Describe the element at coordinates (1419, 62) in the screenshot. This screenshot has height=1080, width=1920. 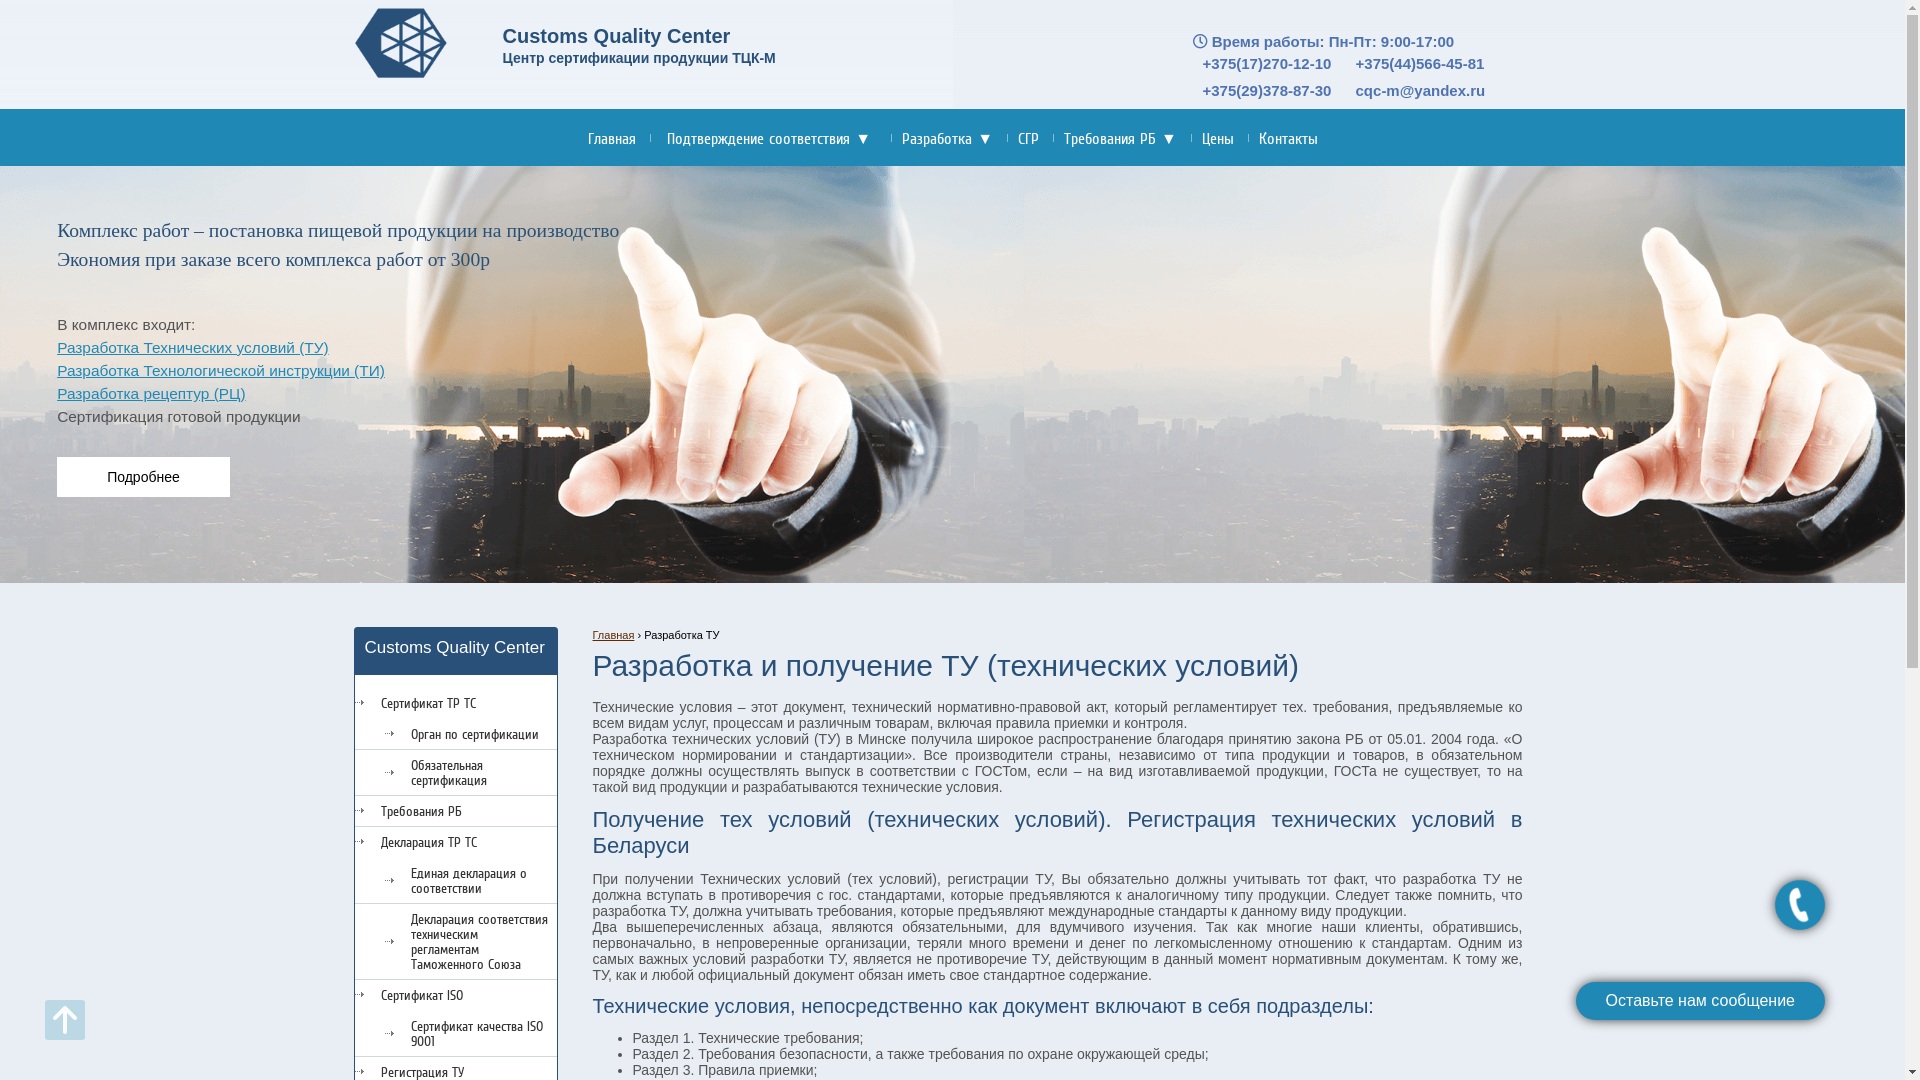
I see `'+375(44)566-45-81'` at that location.